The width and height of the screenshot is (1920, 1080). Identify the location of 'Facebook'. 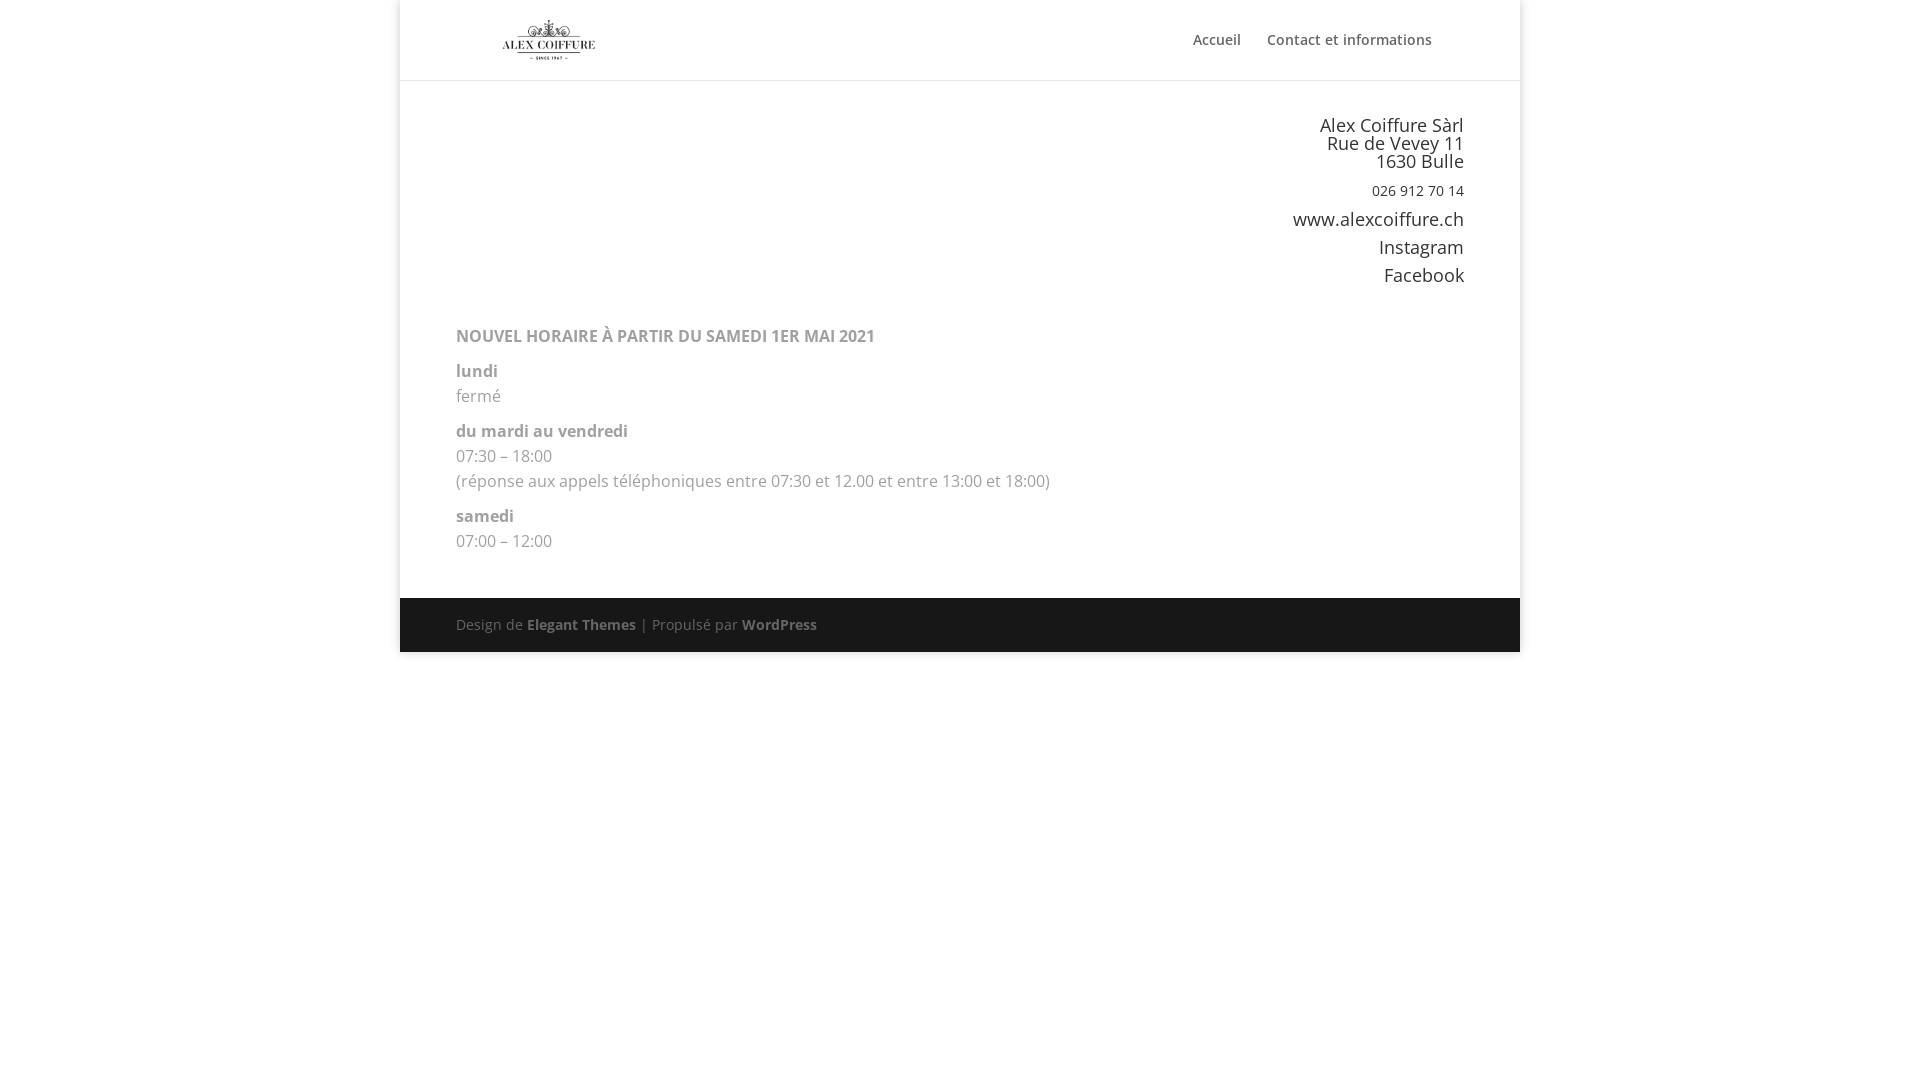
(1423, 274).